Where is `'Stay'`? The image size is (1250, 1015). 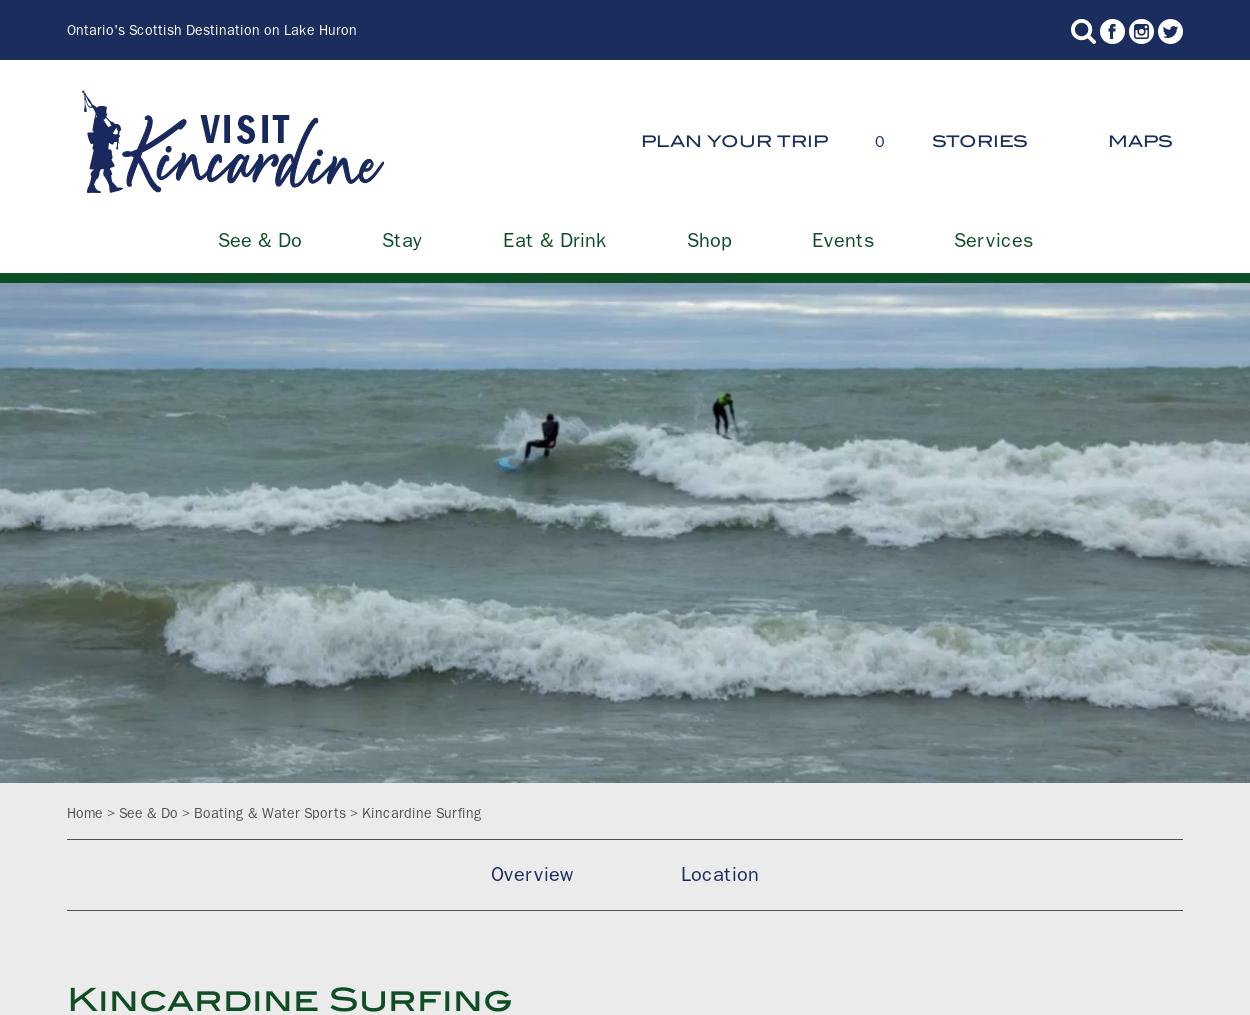
'Stay' is located at coordinates (145, 339).